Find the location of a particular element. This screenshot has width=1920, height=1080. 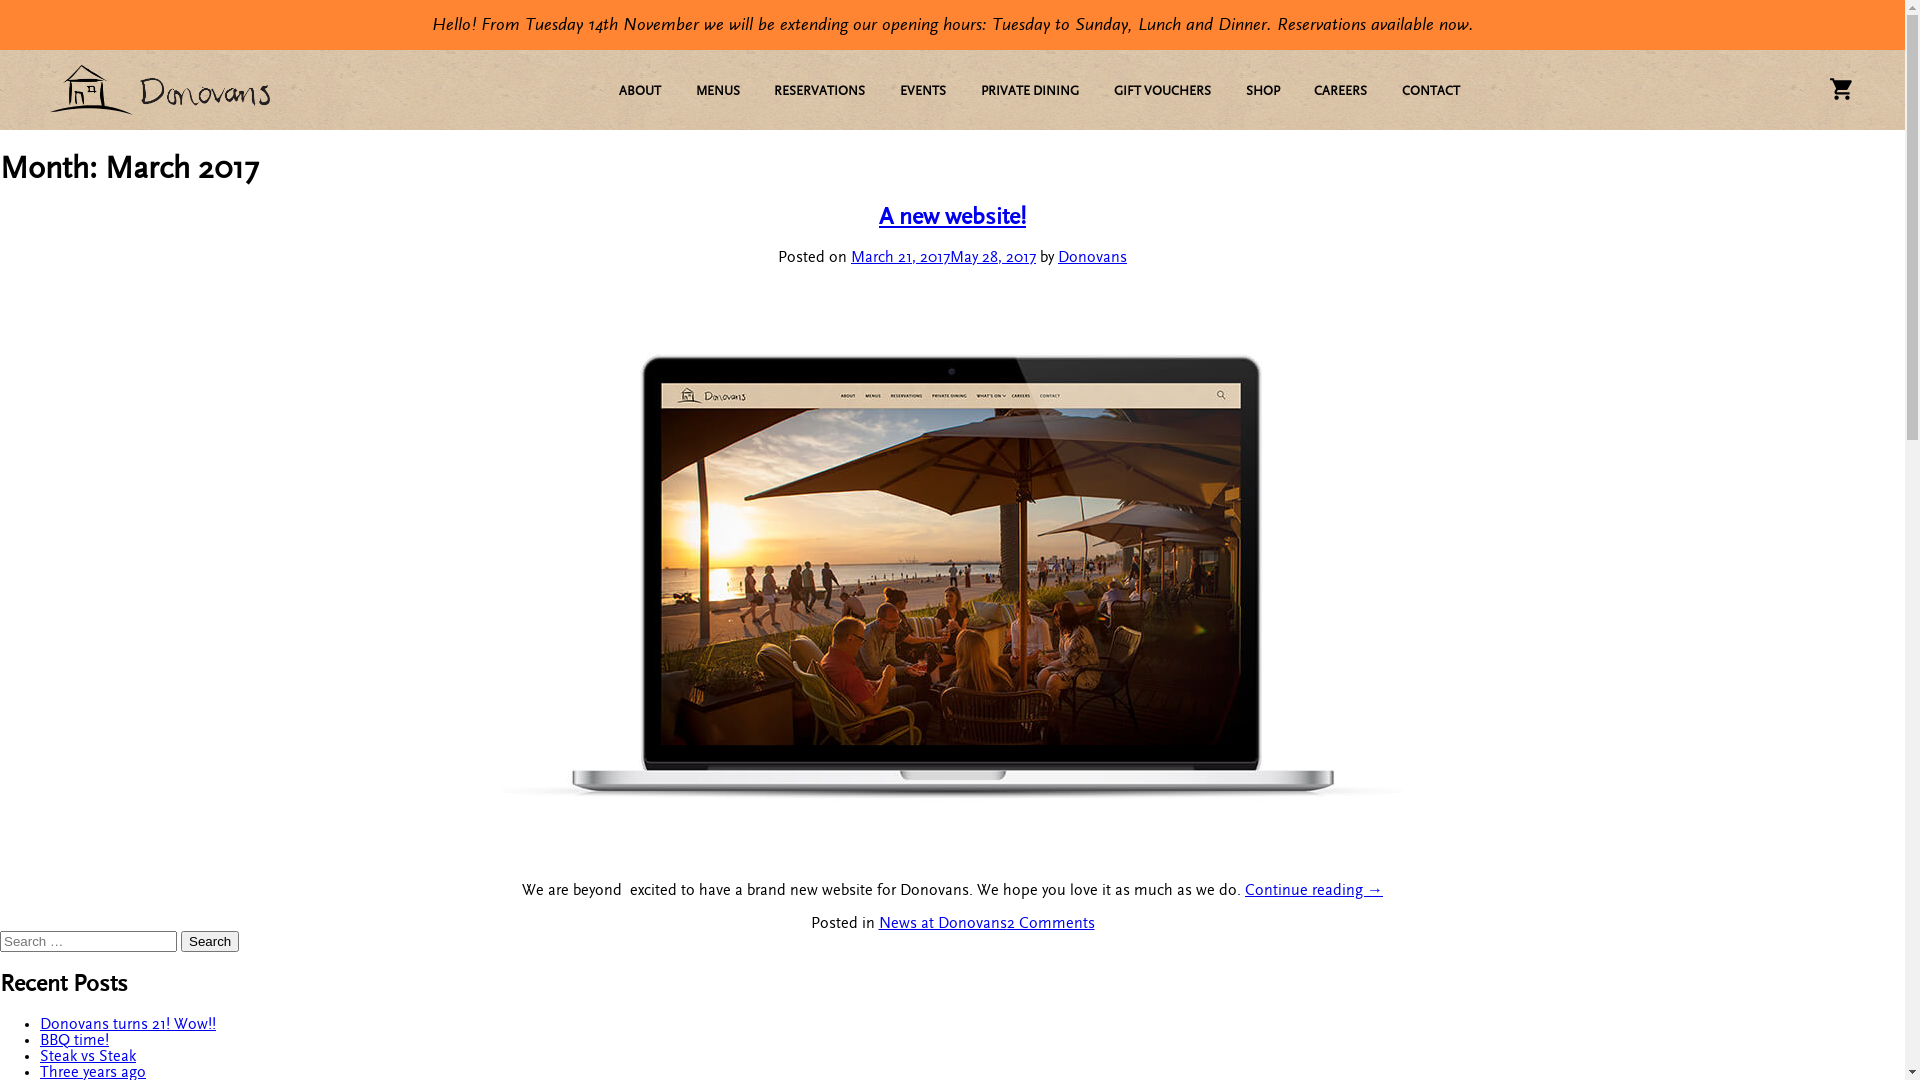

'PRIVATE DINING' is located at coordinates (980, 91).